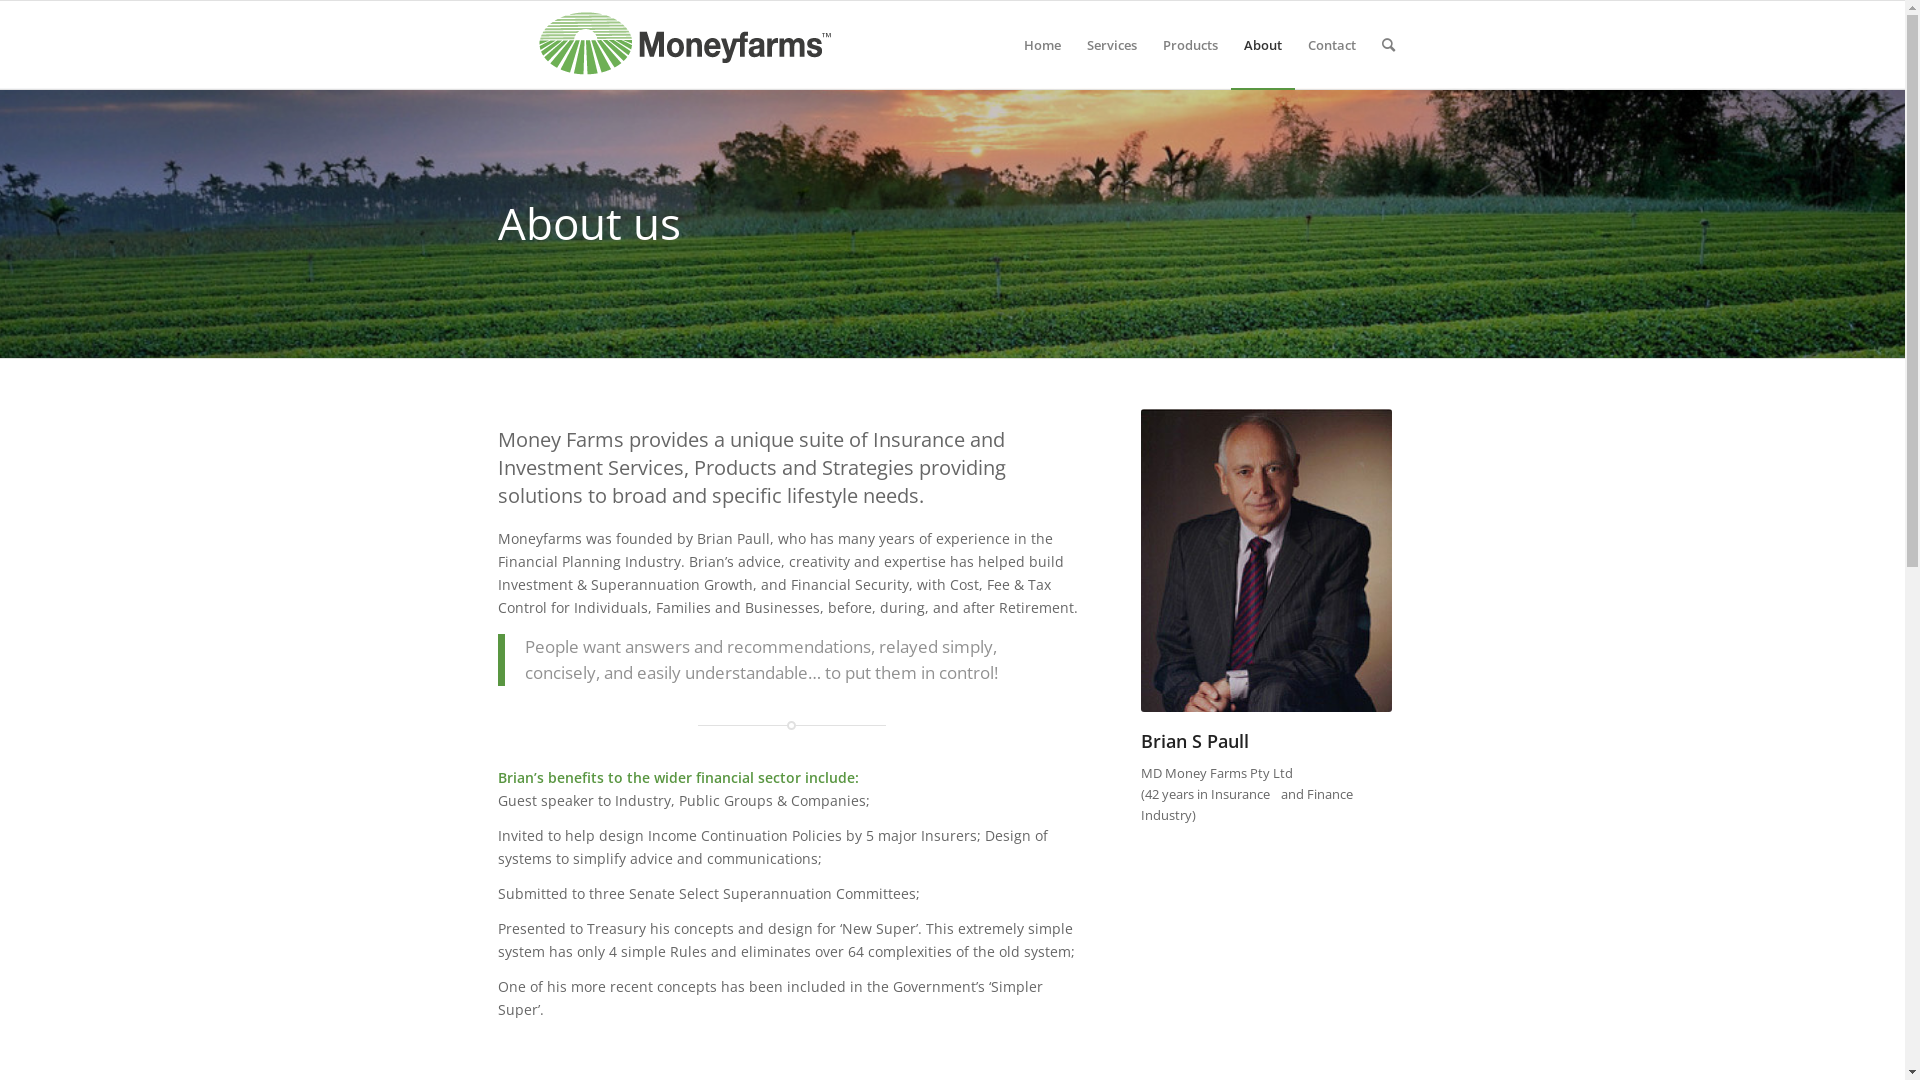 This screenshot has height=1080, width=1920. Describe the element at coordinates (687, 42) in the screenshot. I see `'mf_logo2015'` at that location.